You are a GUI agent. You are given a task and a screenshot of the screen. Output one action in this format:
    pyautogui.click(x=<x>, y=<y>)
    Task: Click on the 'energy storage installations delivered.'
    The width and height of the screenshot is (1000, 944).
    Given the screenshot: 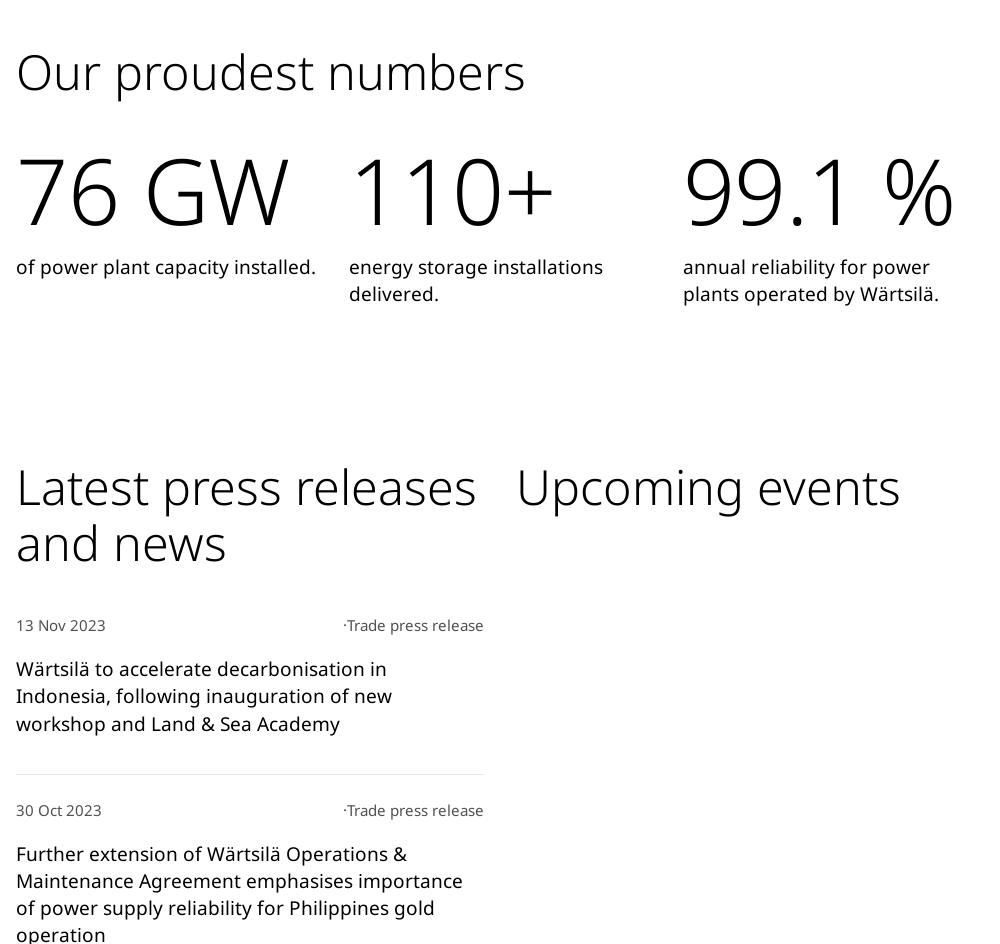 What is the action you would take?
    pyautogui.click(x=475, y=280)
    